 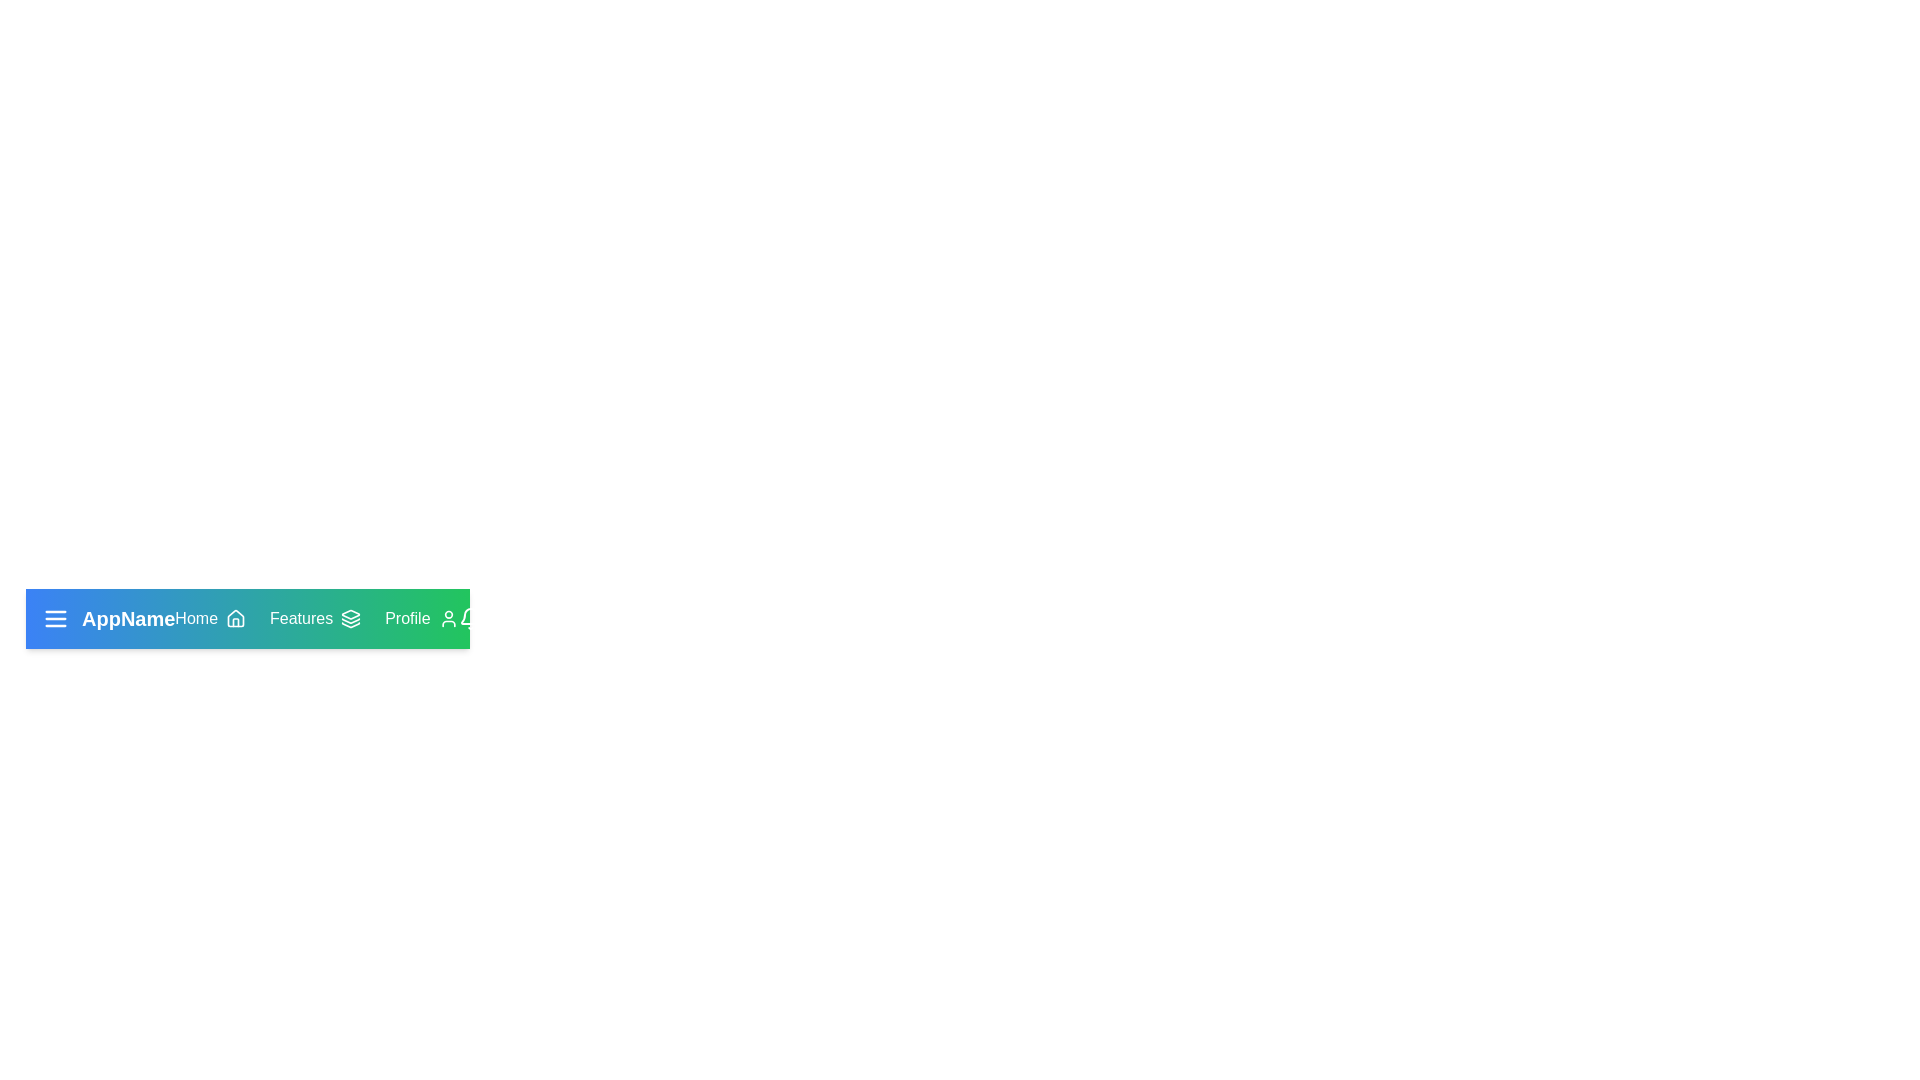 I want to click on the interactive element HomeButton to view its hover effect, so click(x=210, y=617).